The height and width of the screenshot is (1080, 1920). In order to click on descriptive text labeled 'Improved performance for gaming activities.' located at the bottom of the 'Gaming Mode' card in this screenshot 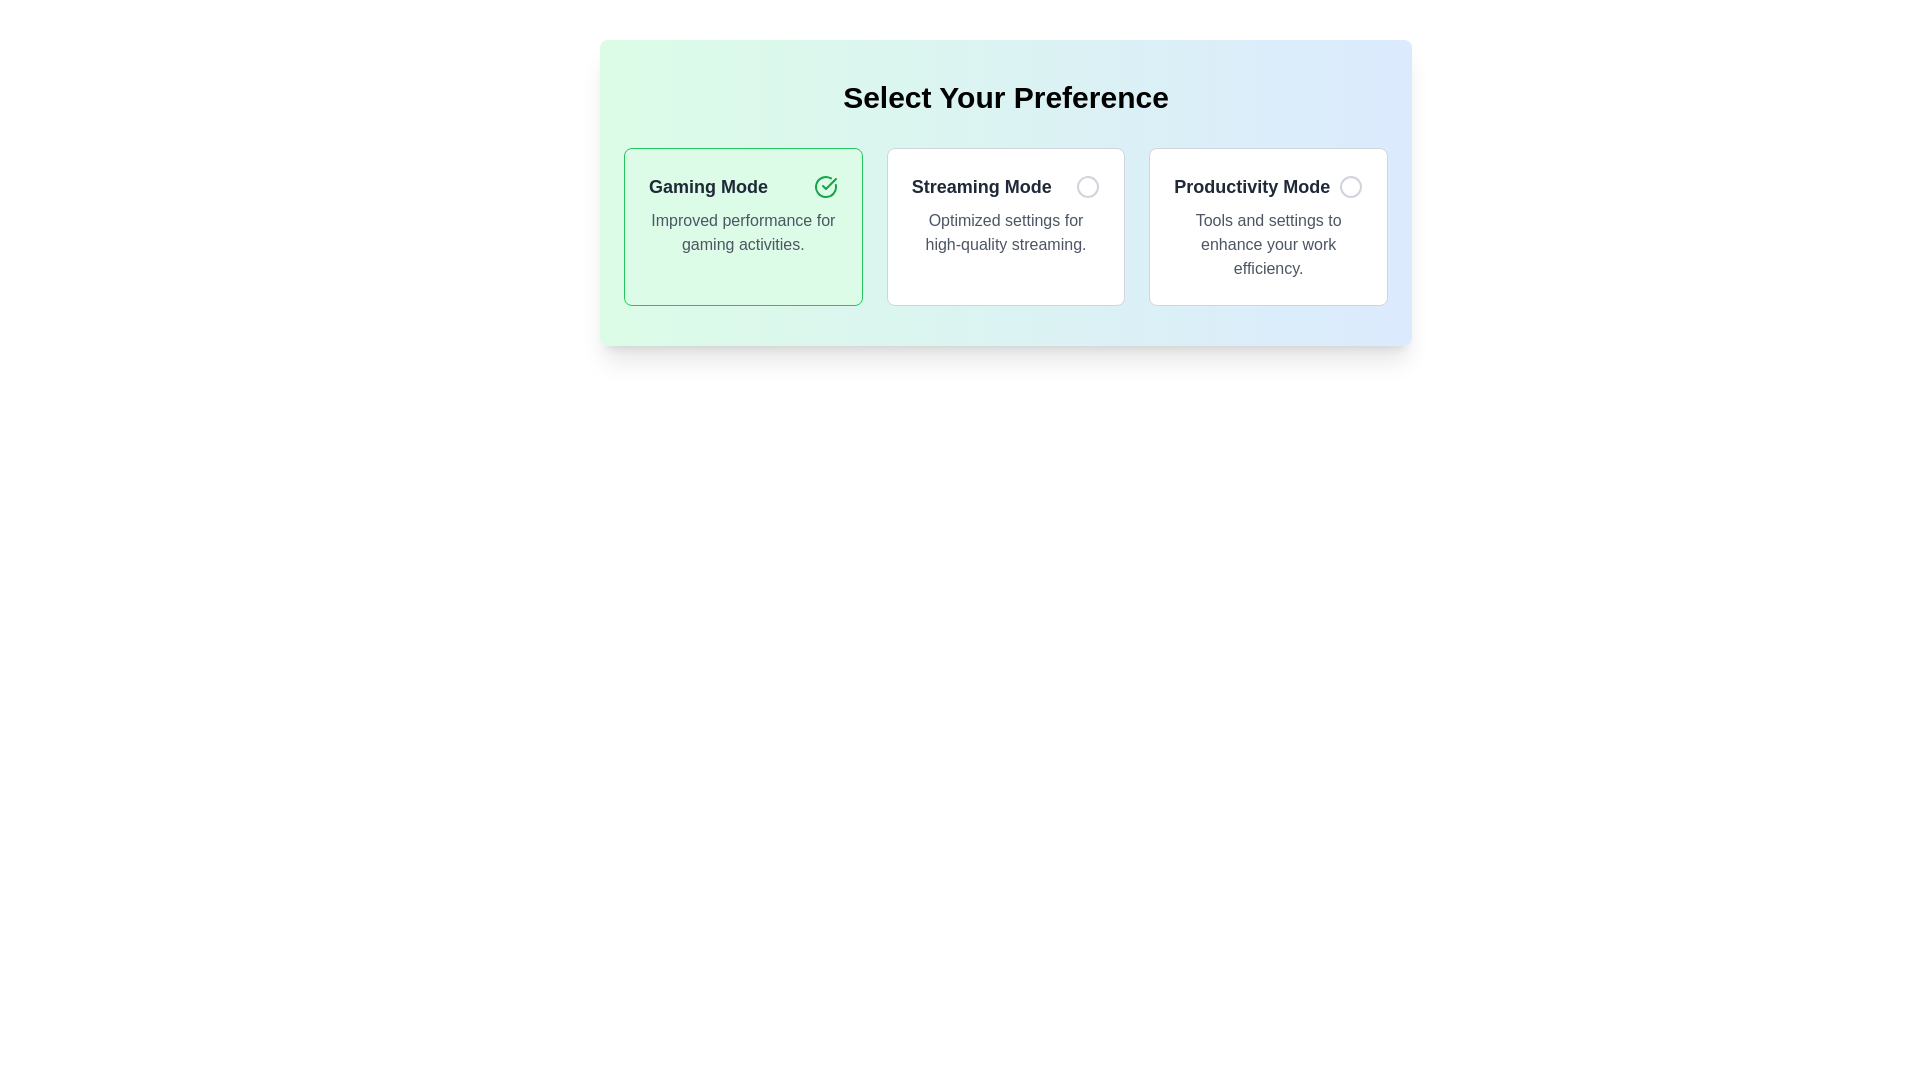, I will do `click(742, 231)`.